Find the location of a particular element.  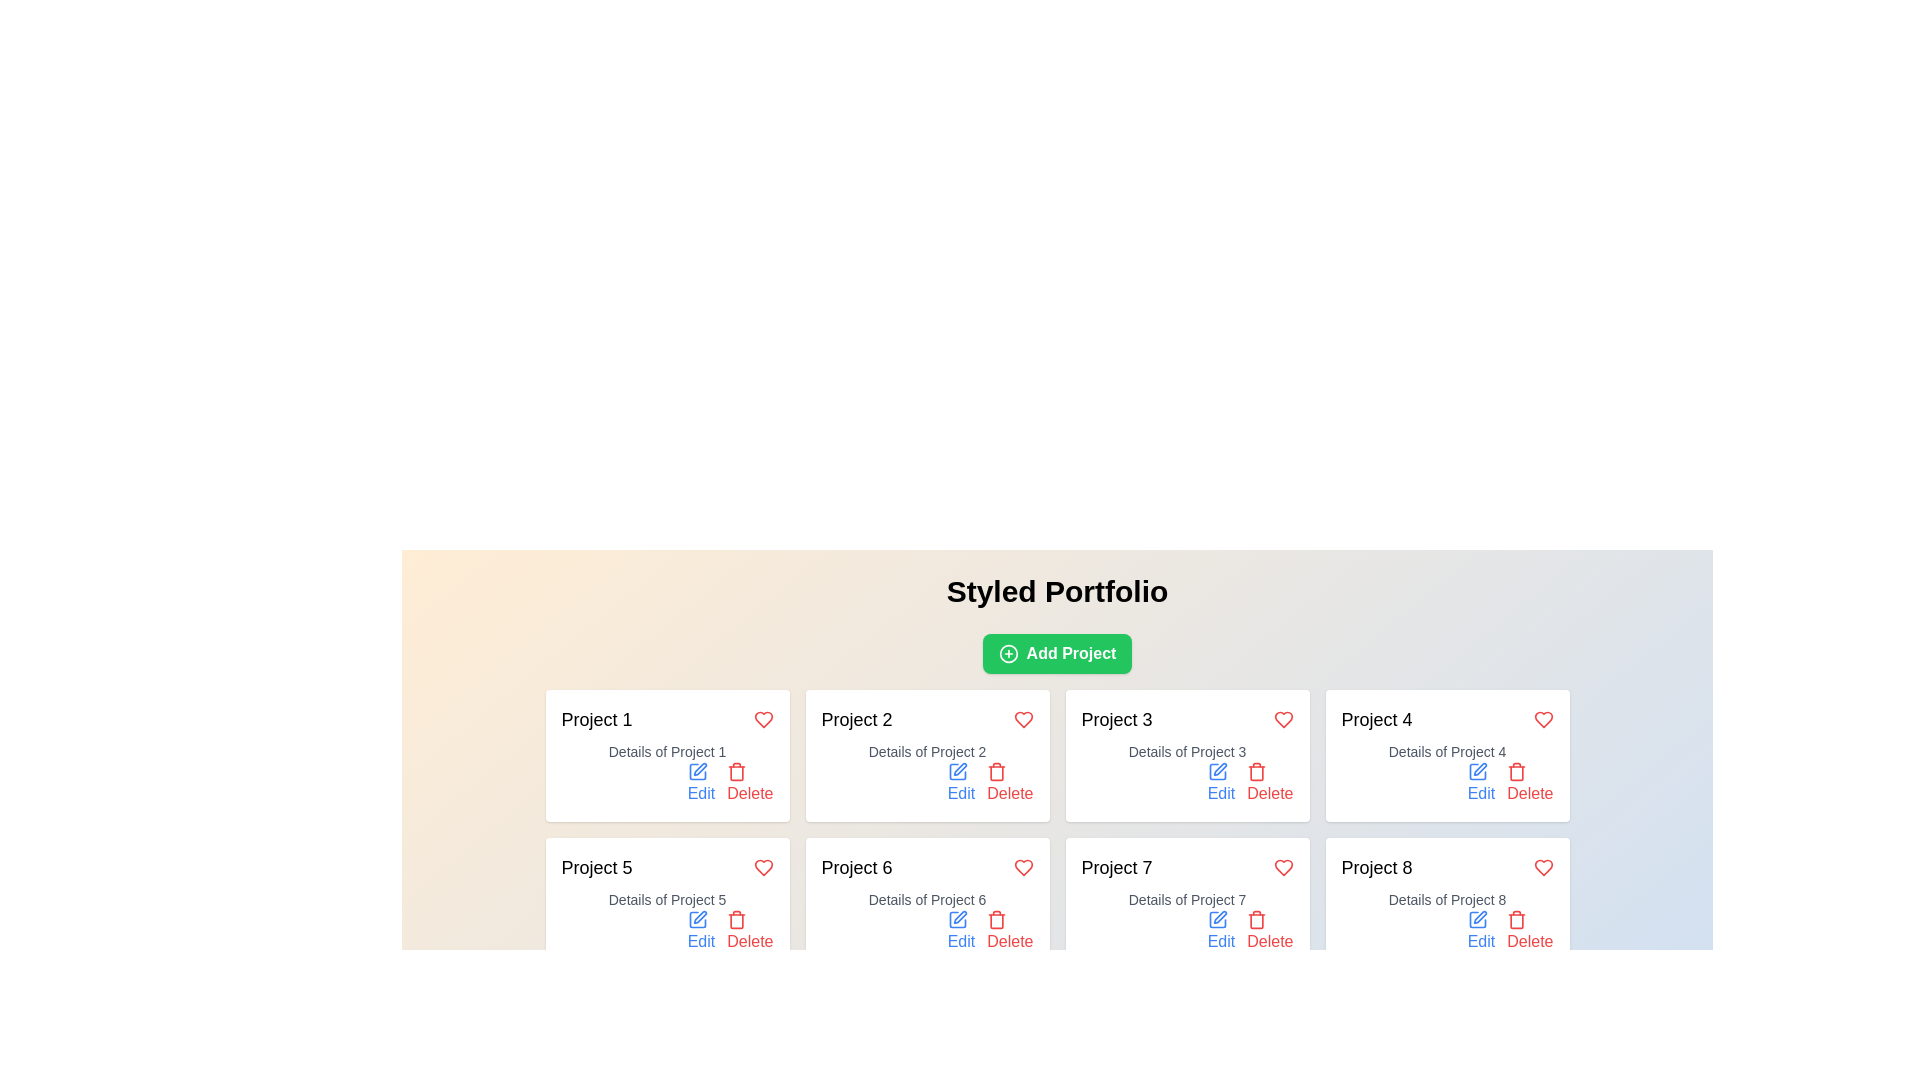

the plaintext label displaying 'Project 7', which is styled with a medium-sized bold font and located in the second row and third column of the project cards layout is located at coordinates (1116, 866).